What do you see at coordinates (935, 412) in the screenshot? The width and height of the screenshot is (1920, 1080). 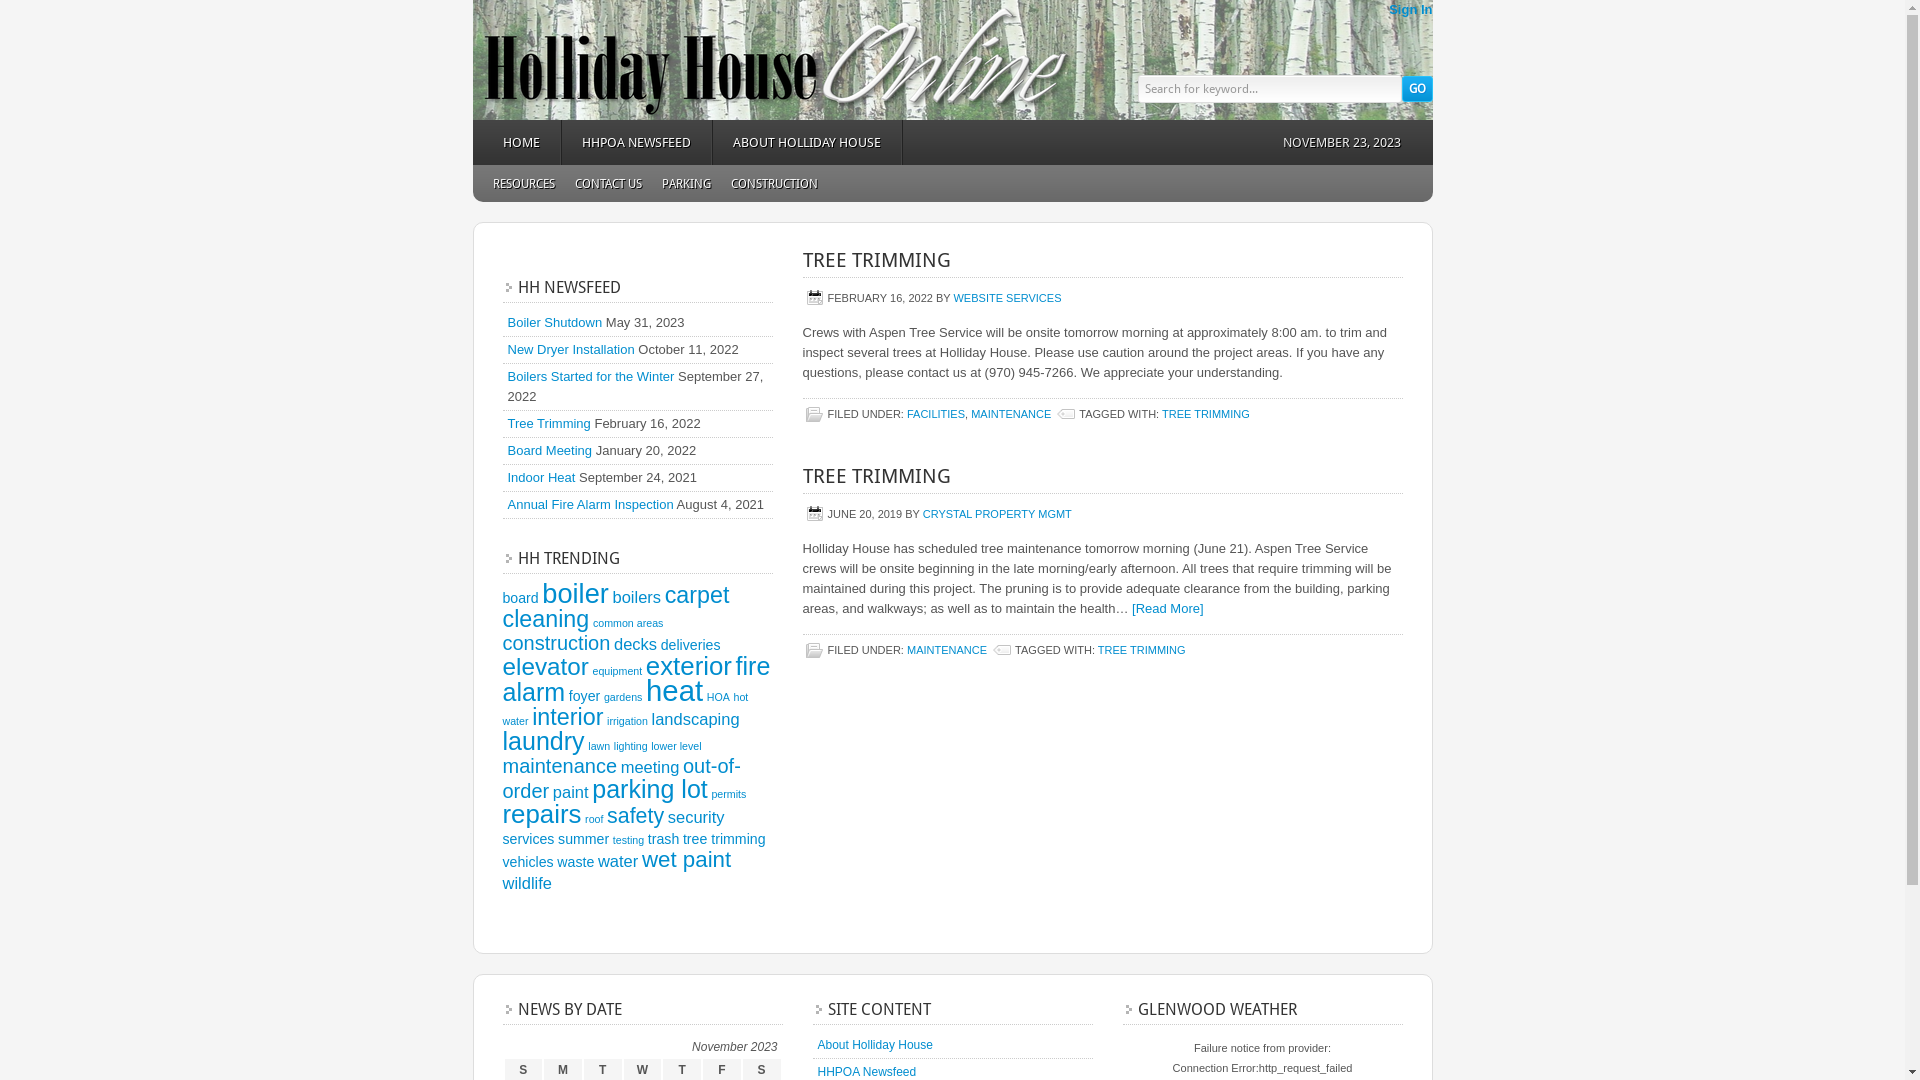 I see `'FACILITIES'` at bounding box center [935, 412].